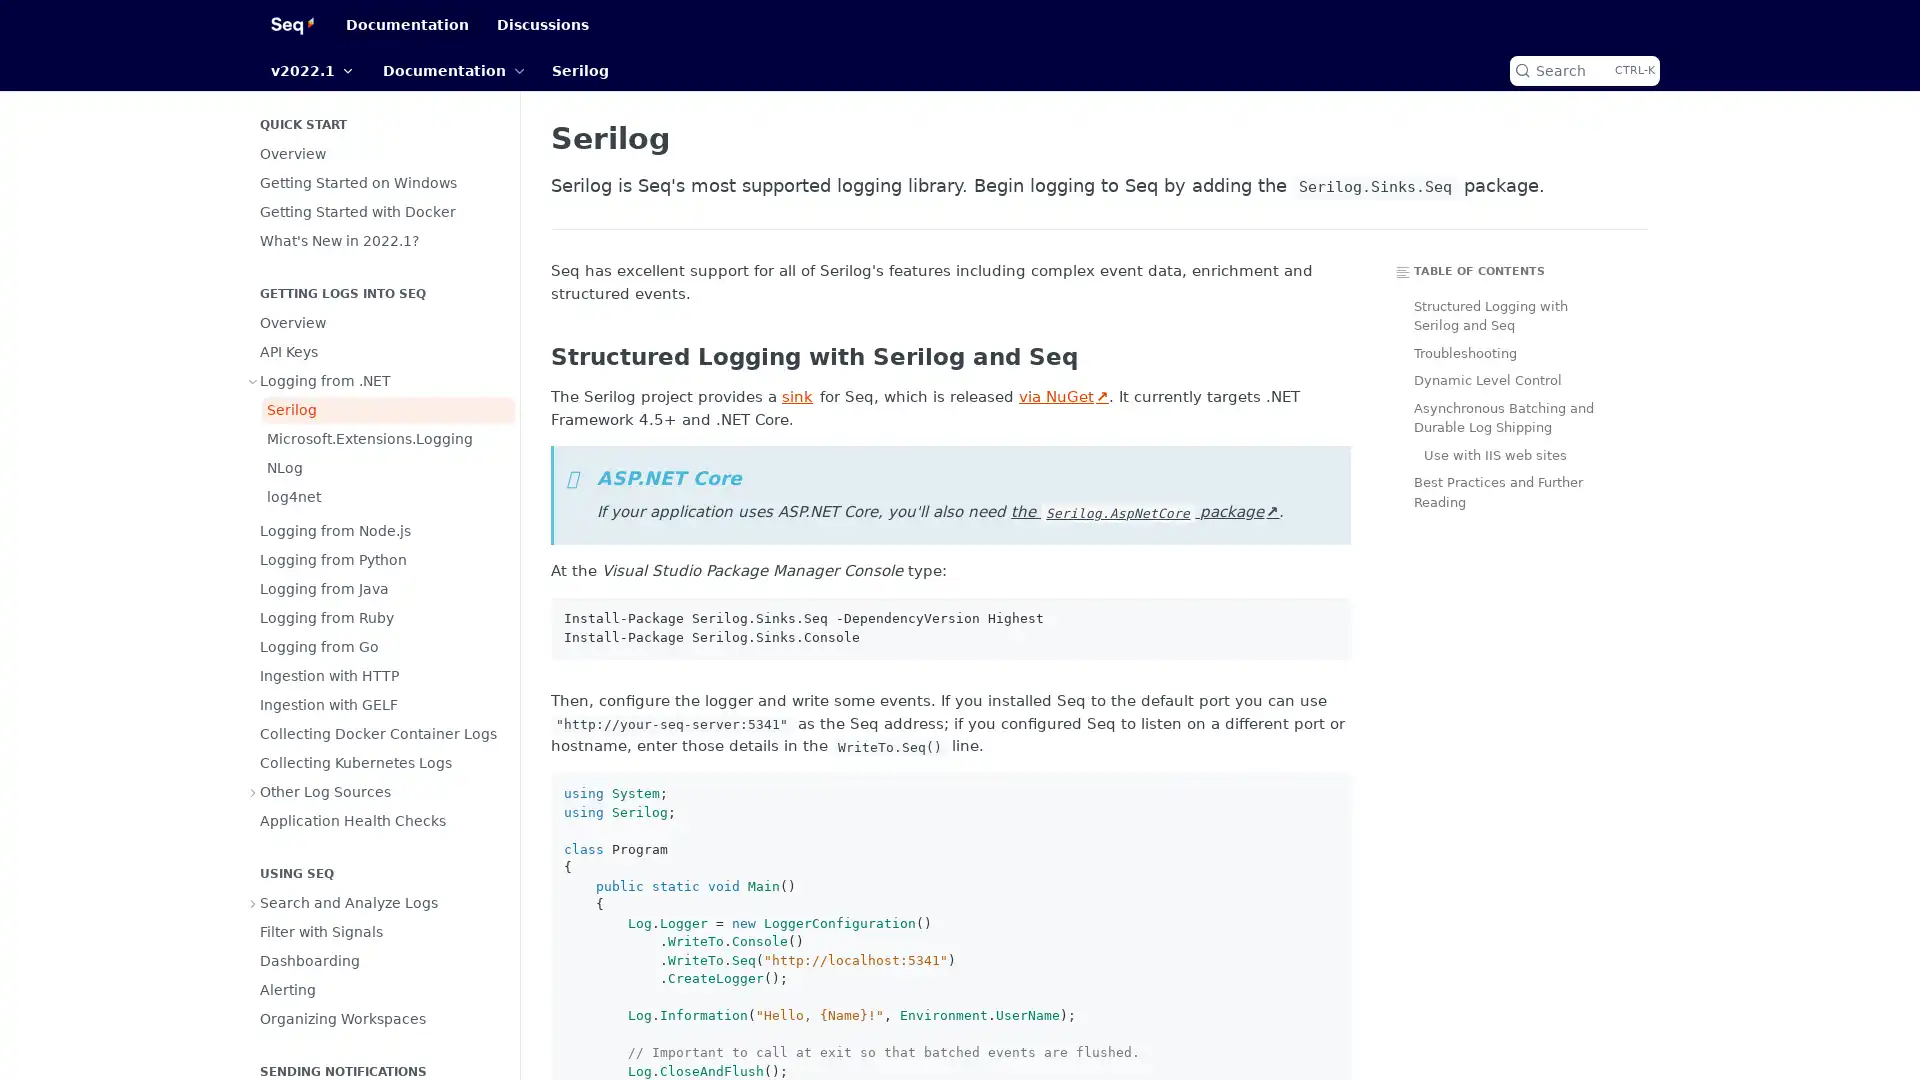 Image resolution: width=1920 pixels, height=1080 pixels. What do you see at coordinates (1328, 618) in the screenshot?
I see `Copy Code` at bounding box center [1328, 618].